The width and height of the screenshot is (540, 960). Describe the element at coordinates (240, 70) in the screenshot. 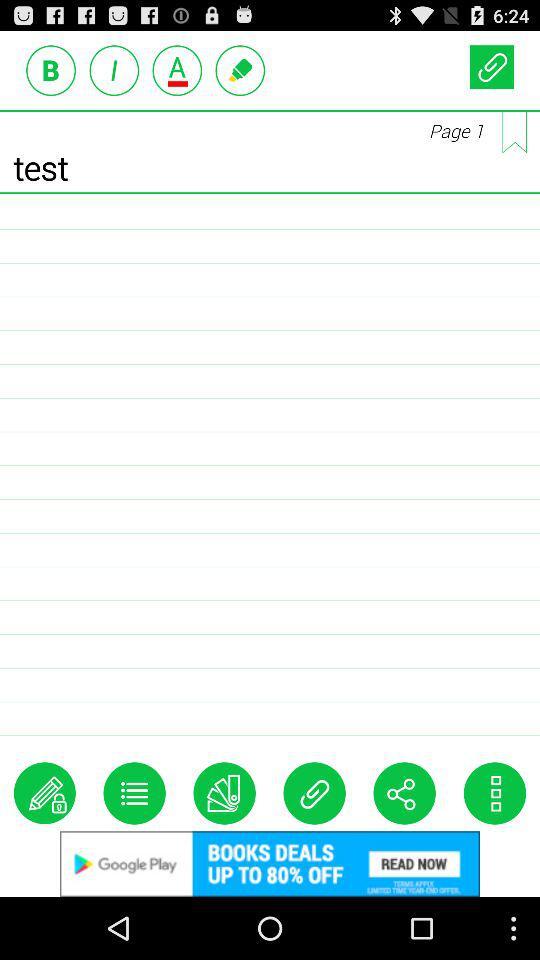

I see `marker` at that location.